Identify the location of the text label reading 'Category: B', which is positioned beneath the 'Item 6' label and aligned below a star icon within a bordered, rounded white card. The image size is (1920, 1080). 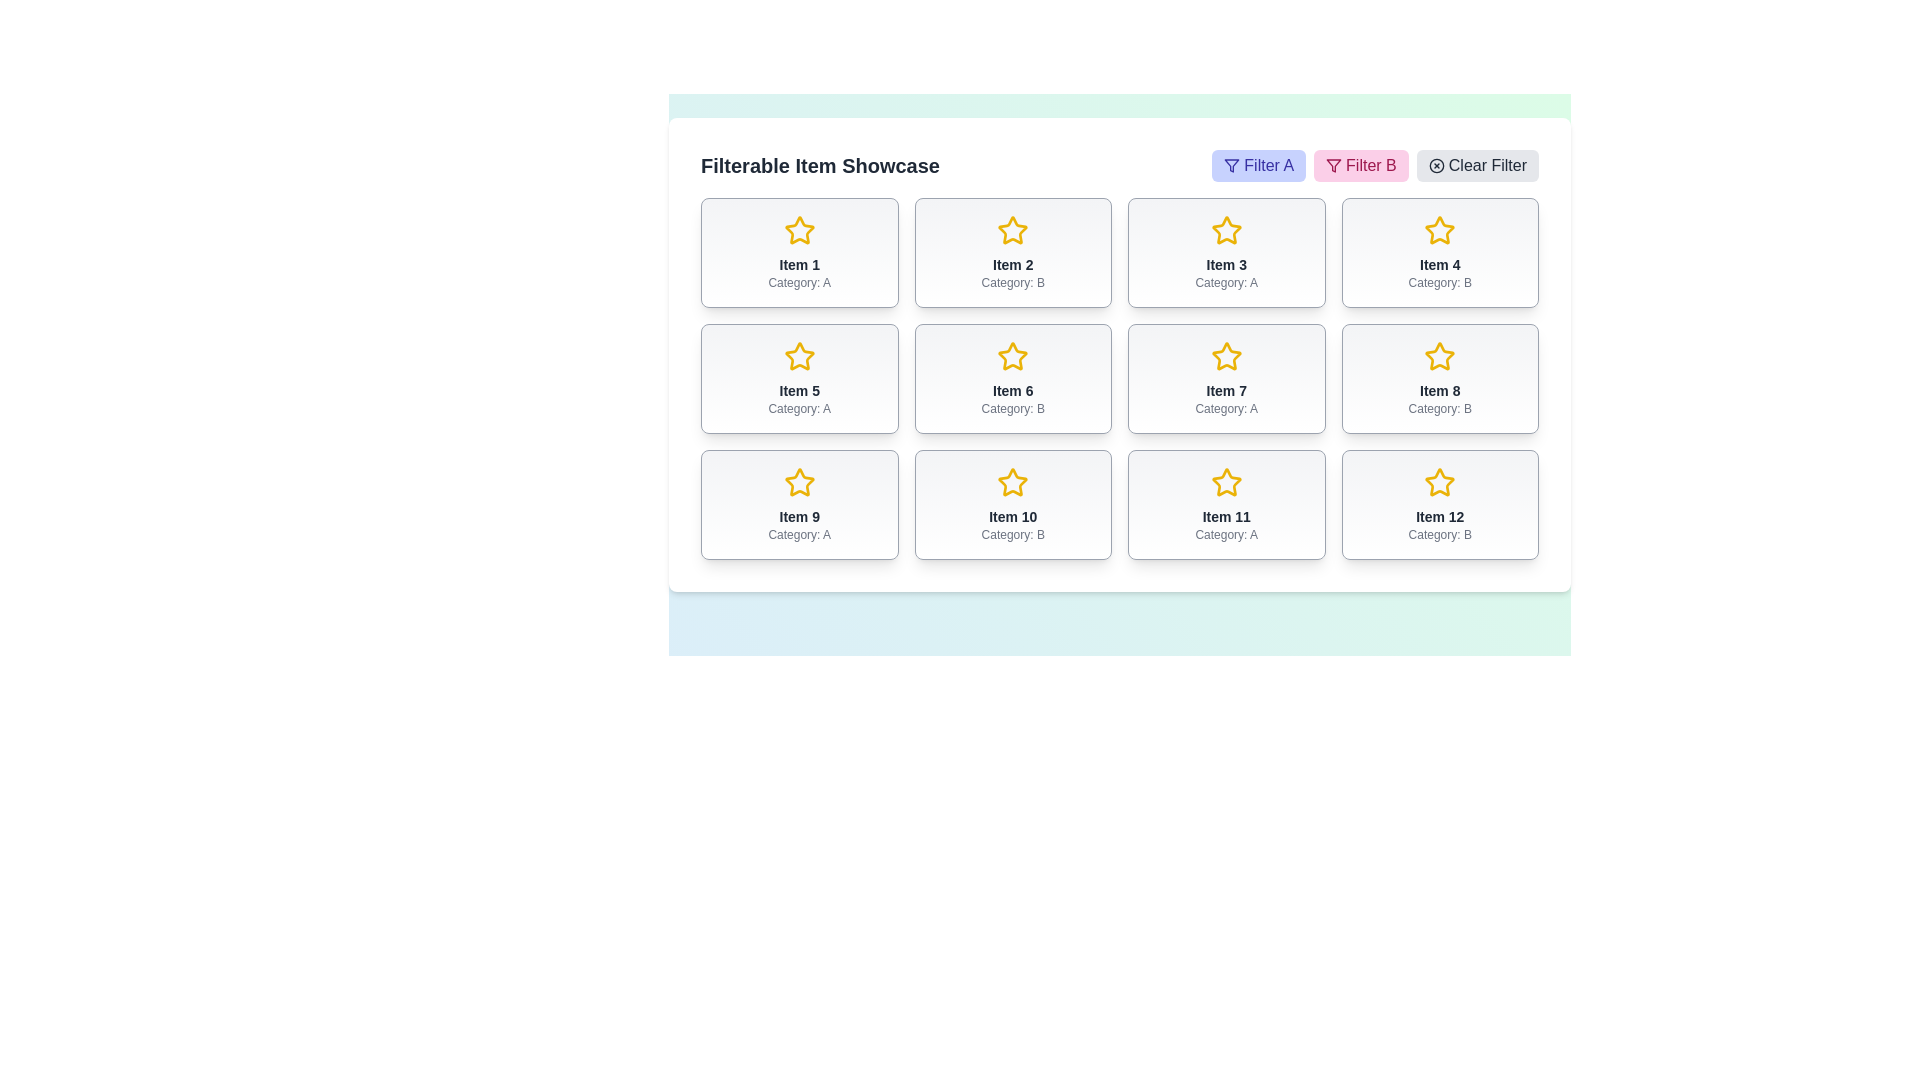
(1013, 407).